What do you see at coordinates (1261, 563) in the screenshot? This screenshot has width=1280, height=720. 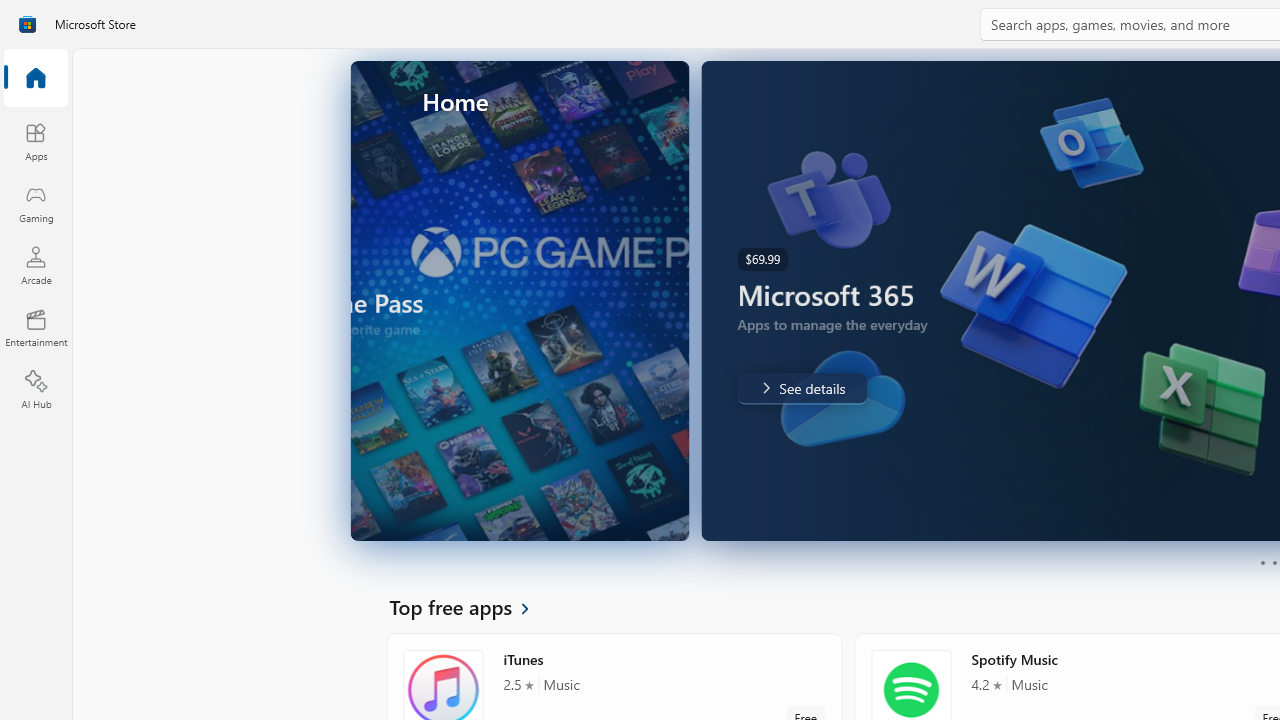 I see `'Page 1'` at bounding box center [1261, 563].